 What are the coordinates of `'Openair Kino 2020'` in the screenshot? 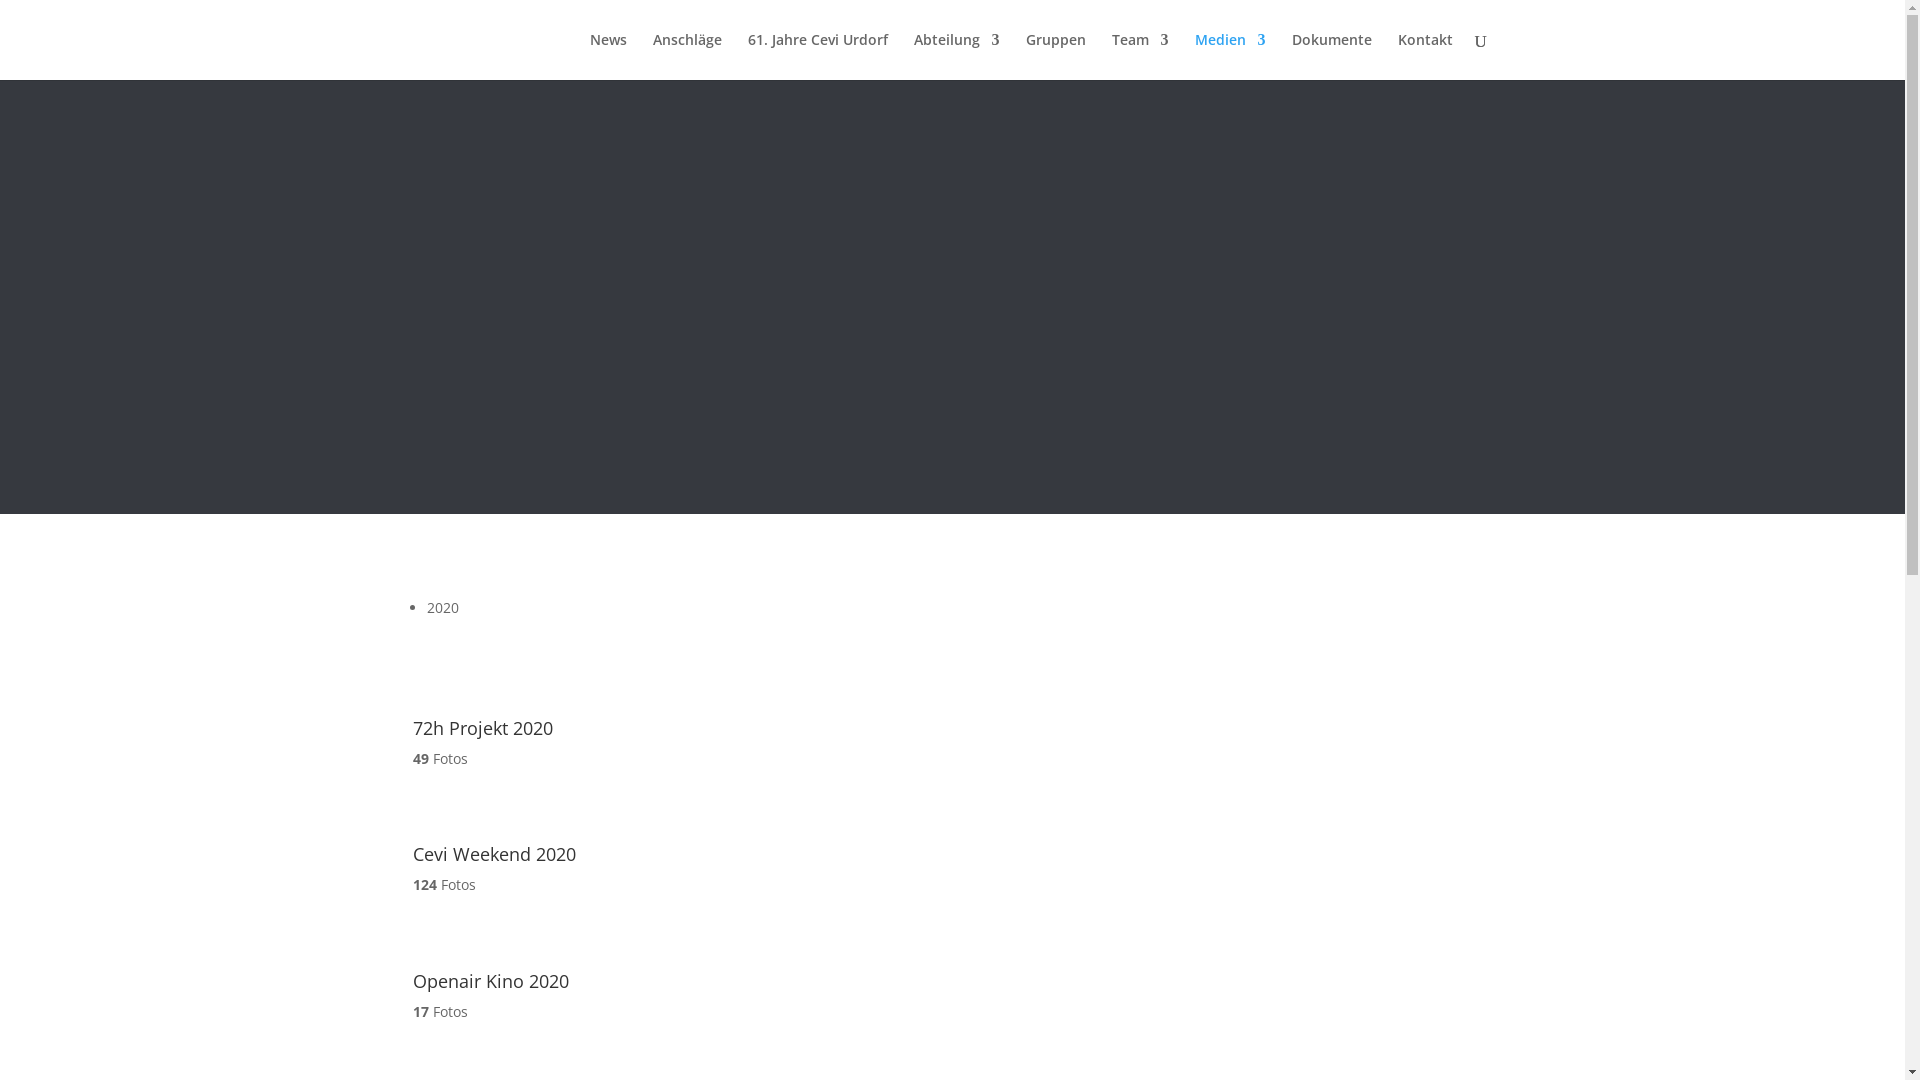 It's located at (489, 979).